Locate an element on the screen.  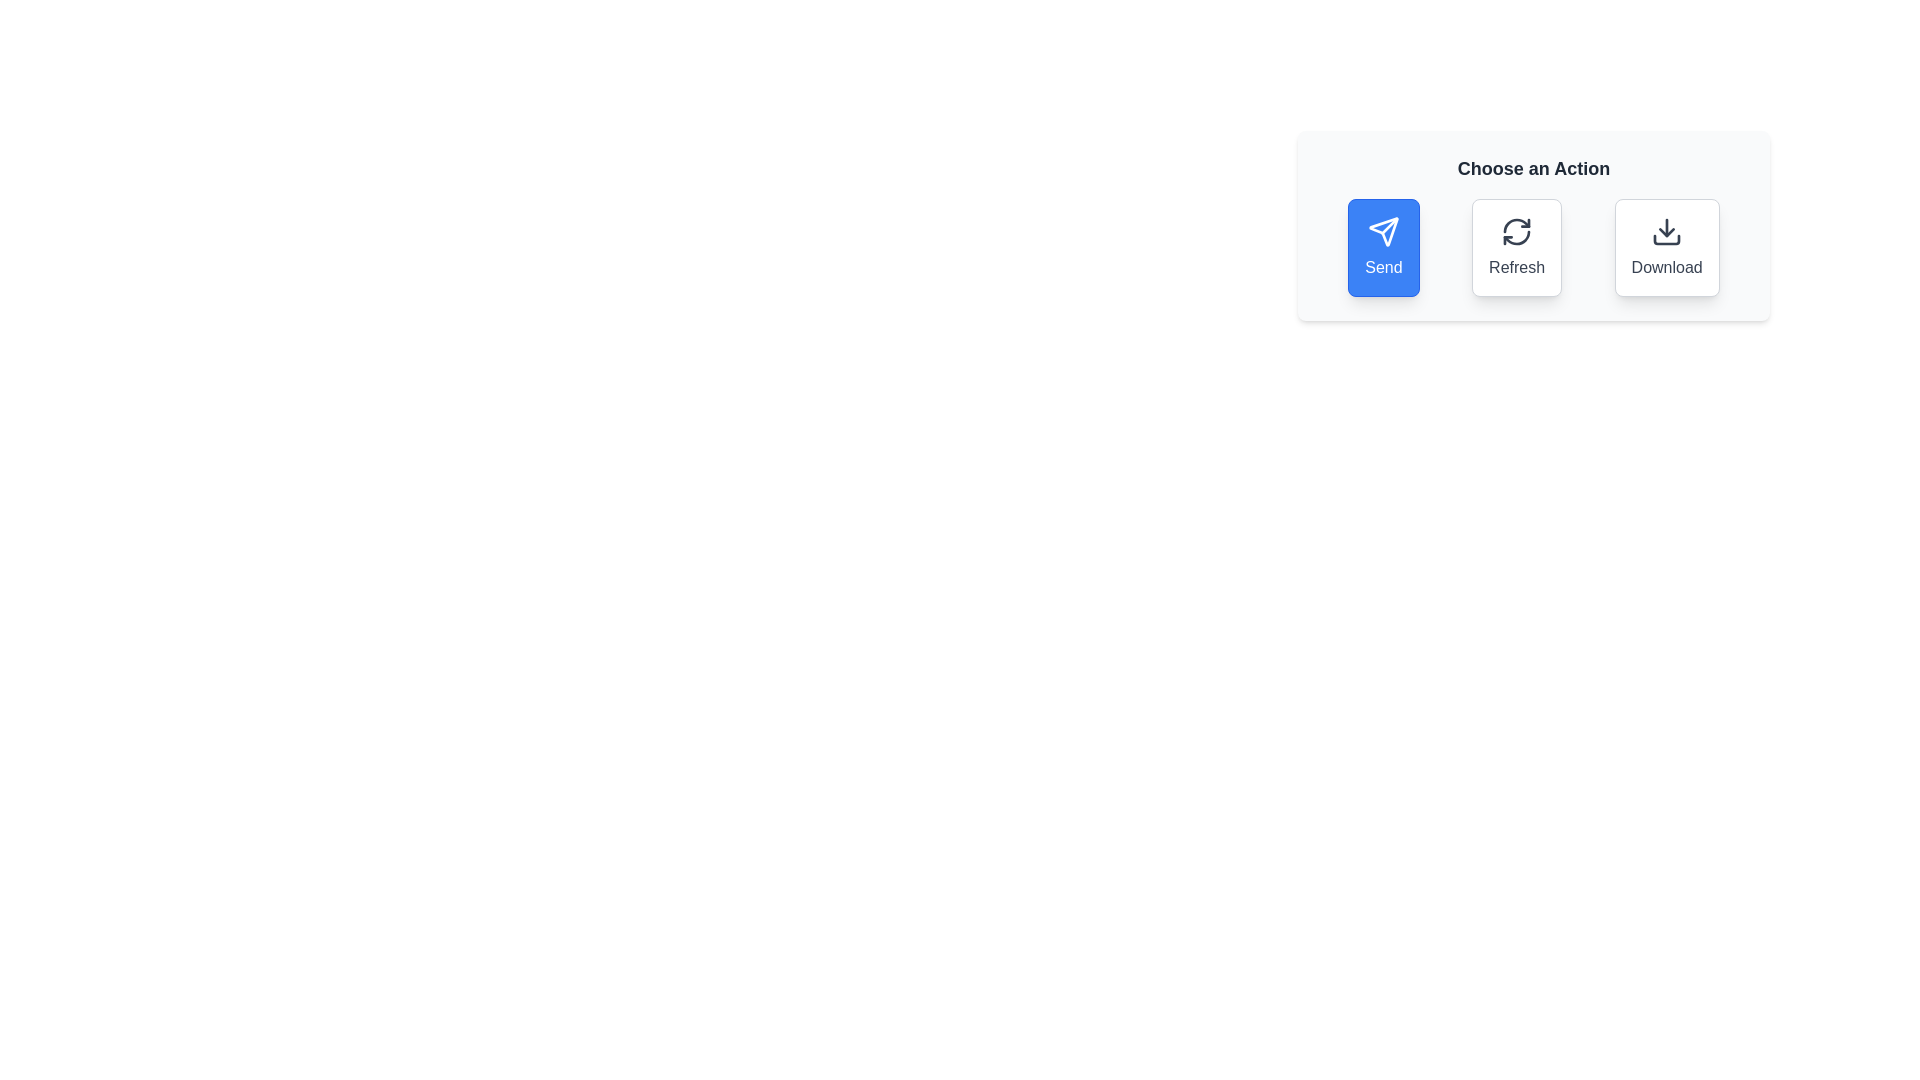
the action chip corresponding to Download is located at coordinates (1667, 246).